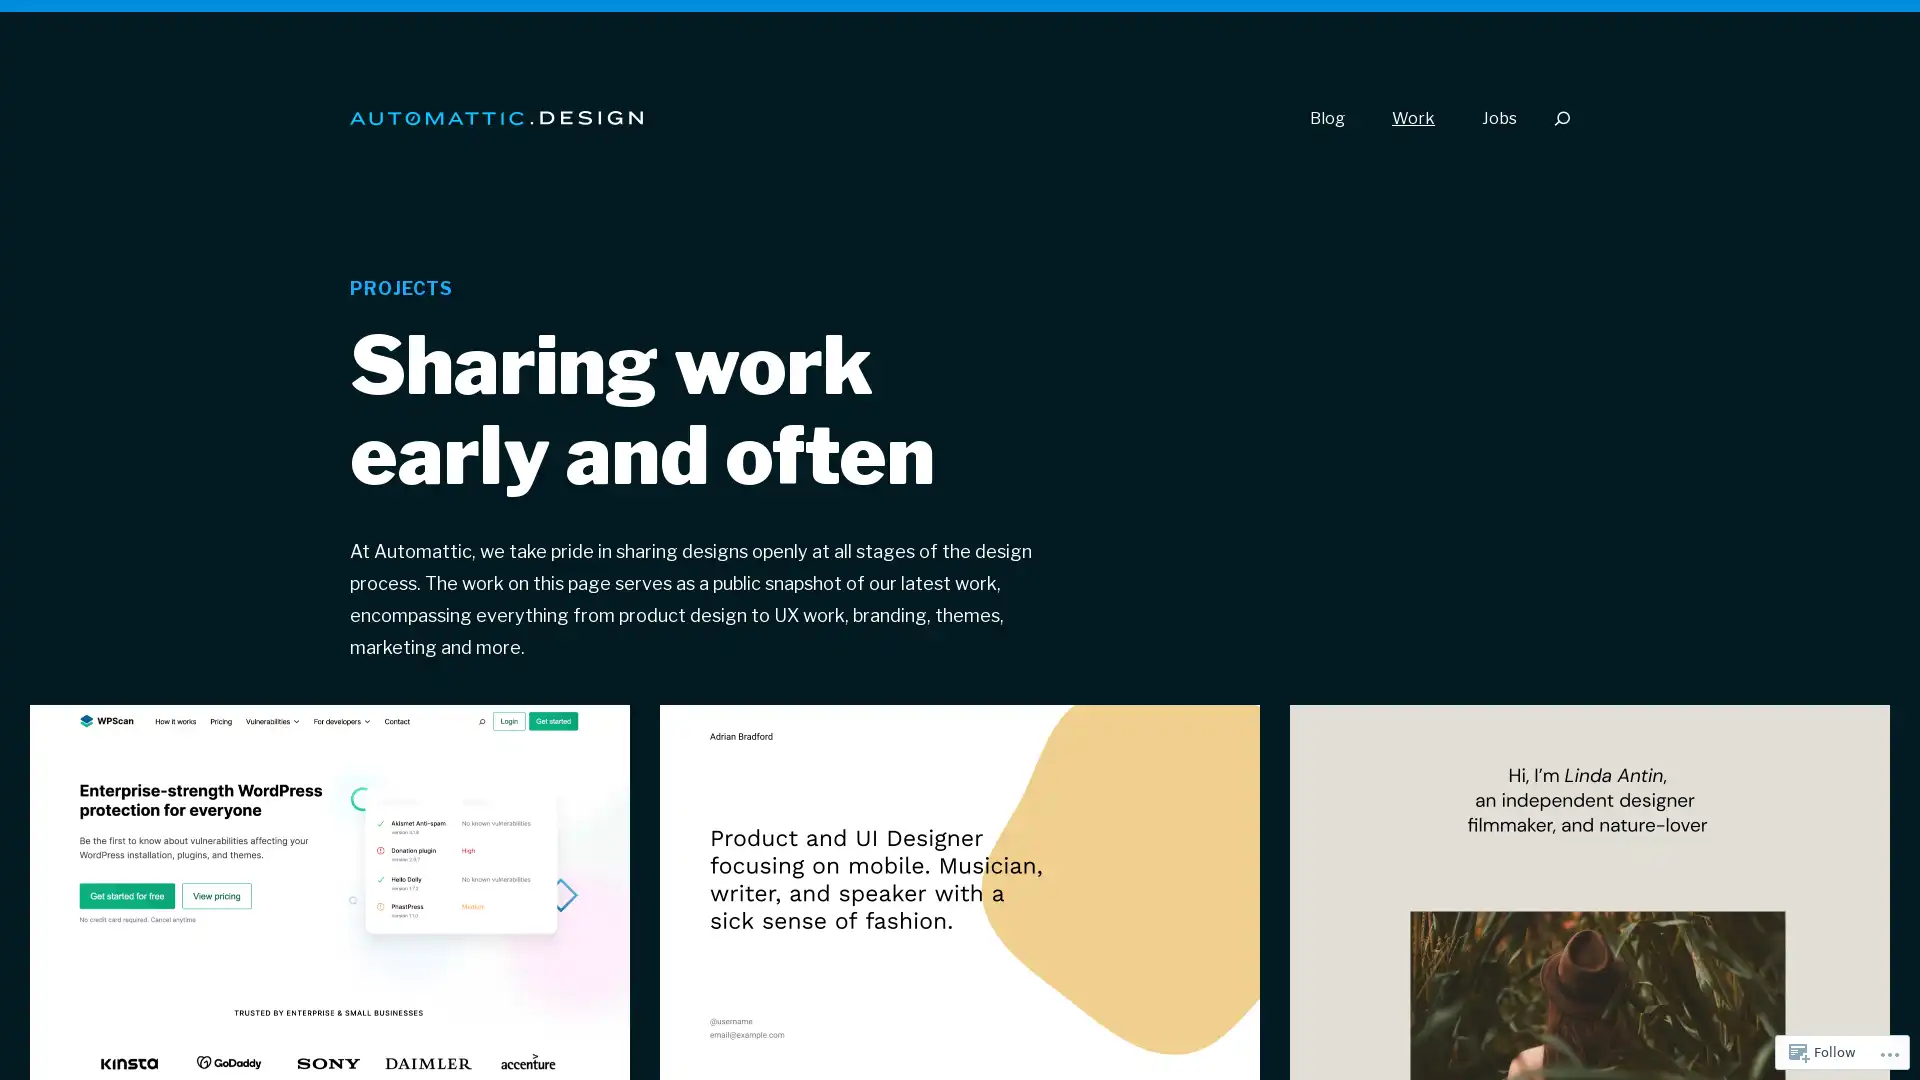 The image size is (1920, 1080). I want to click on Search, so click(1560, 118).